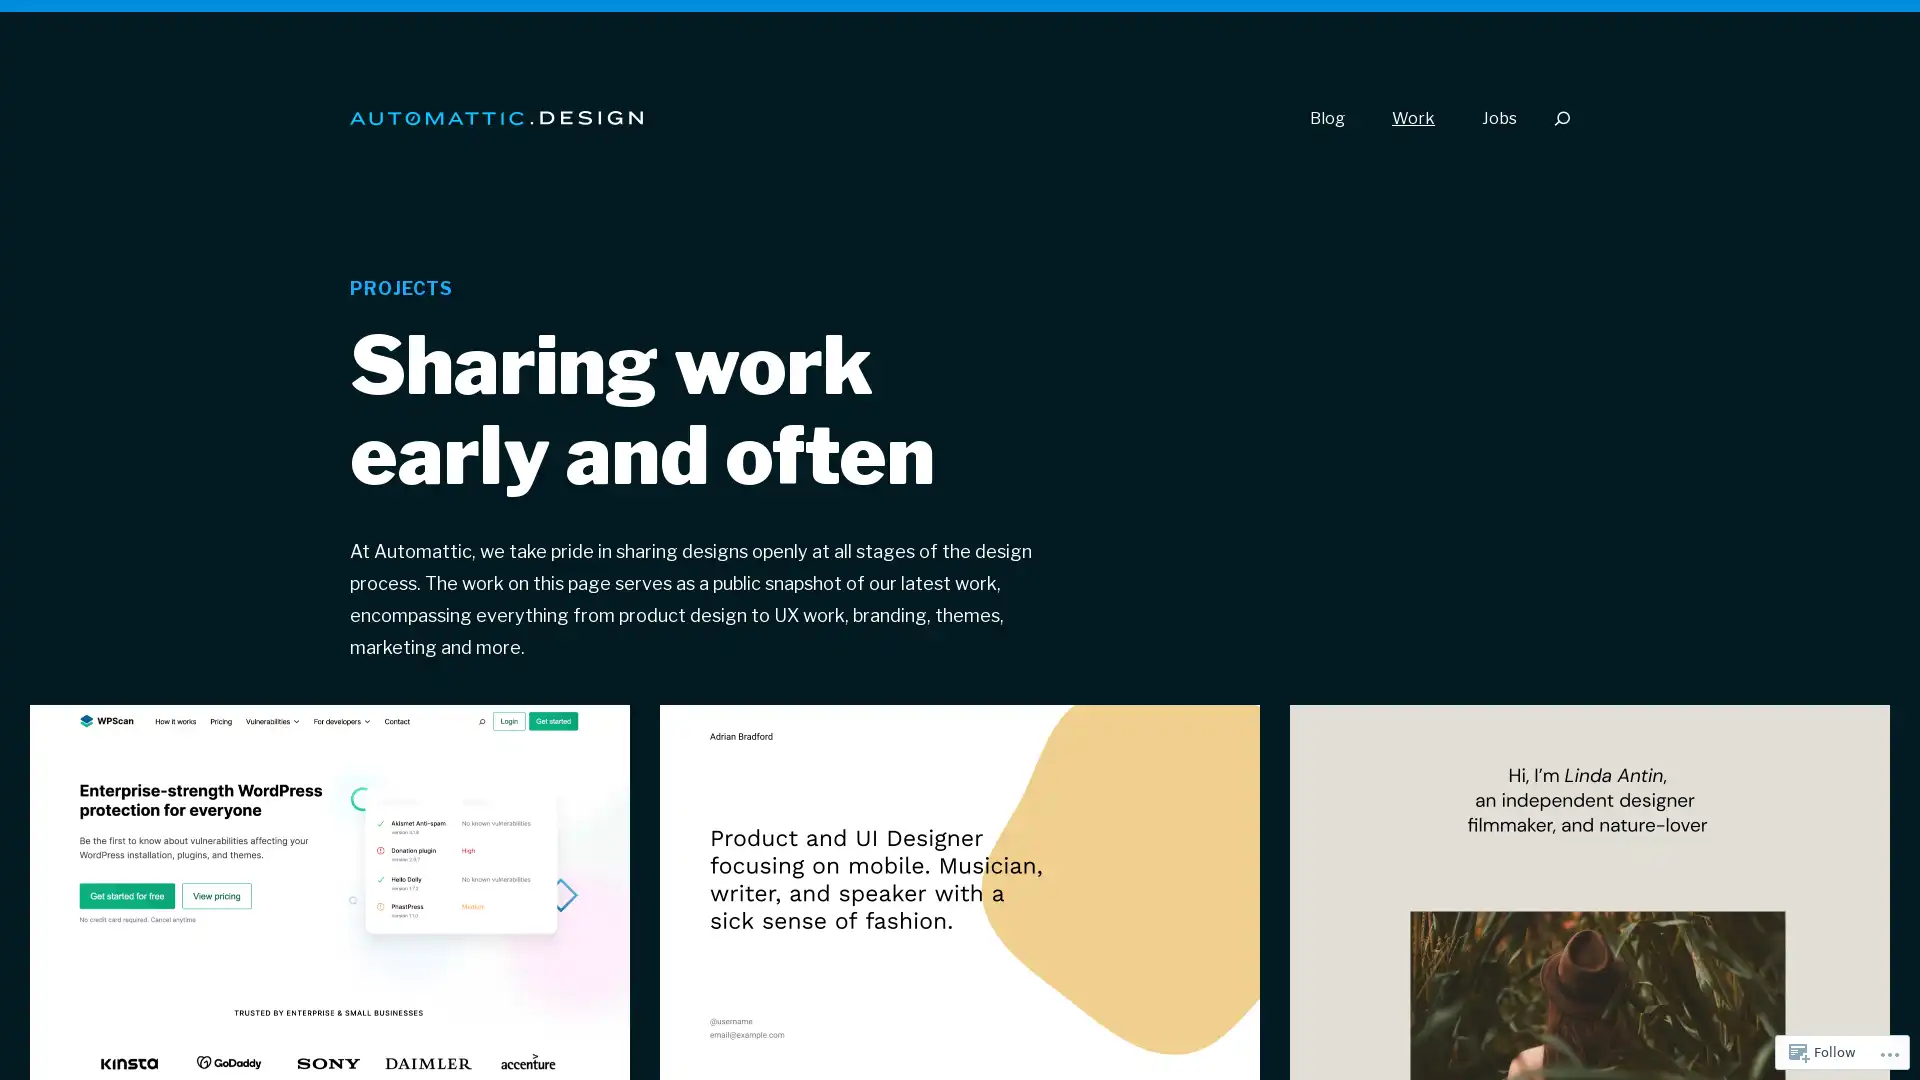 The image size is (1920, 1080). I want to click on Search, so click(1560, 118).